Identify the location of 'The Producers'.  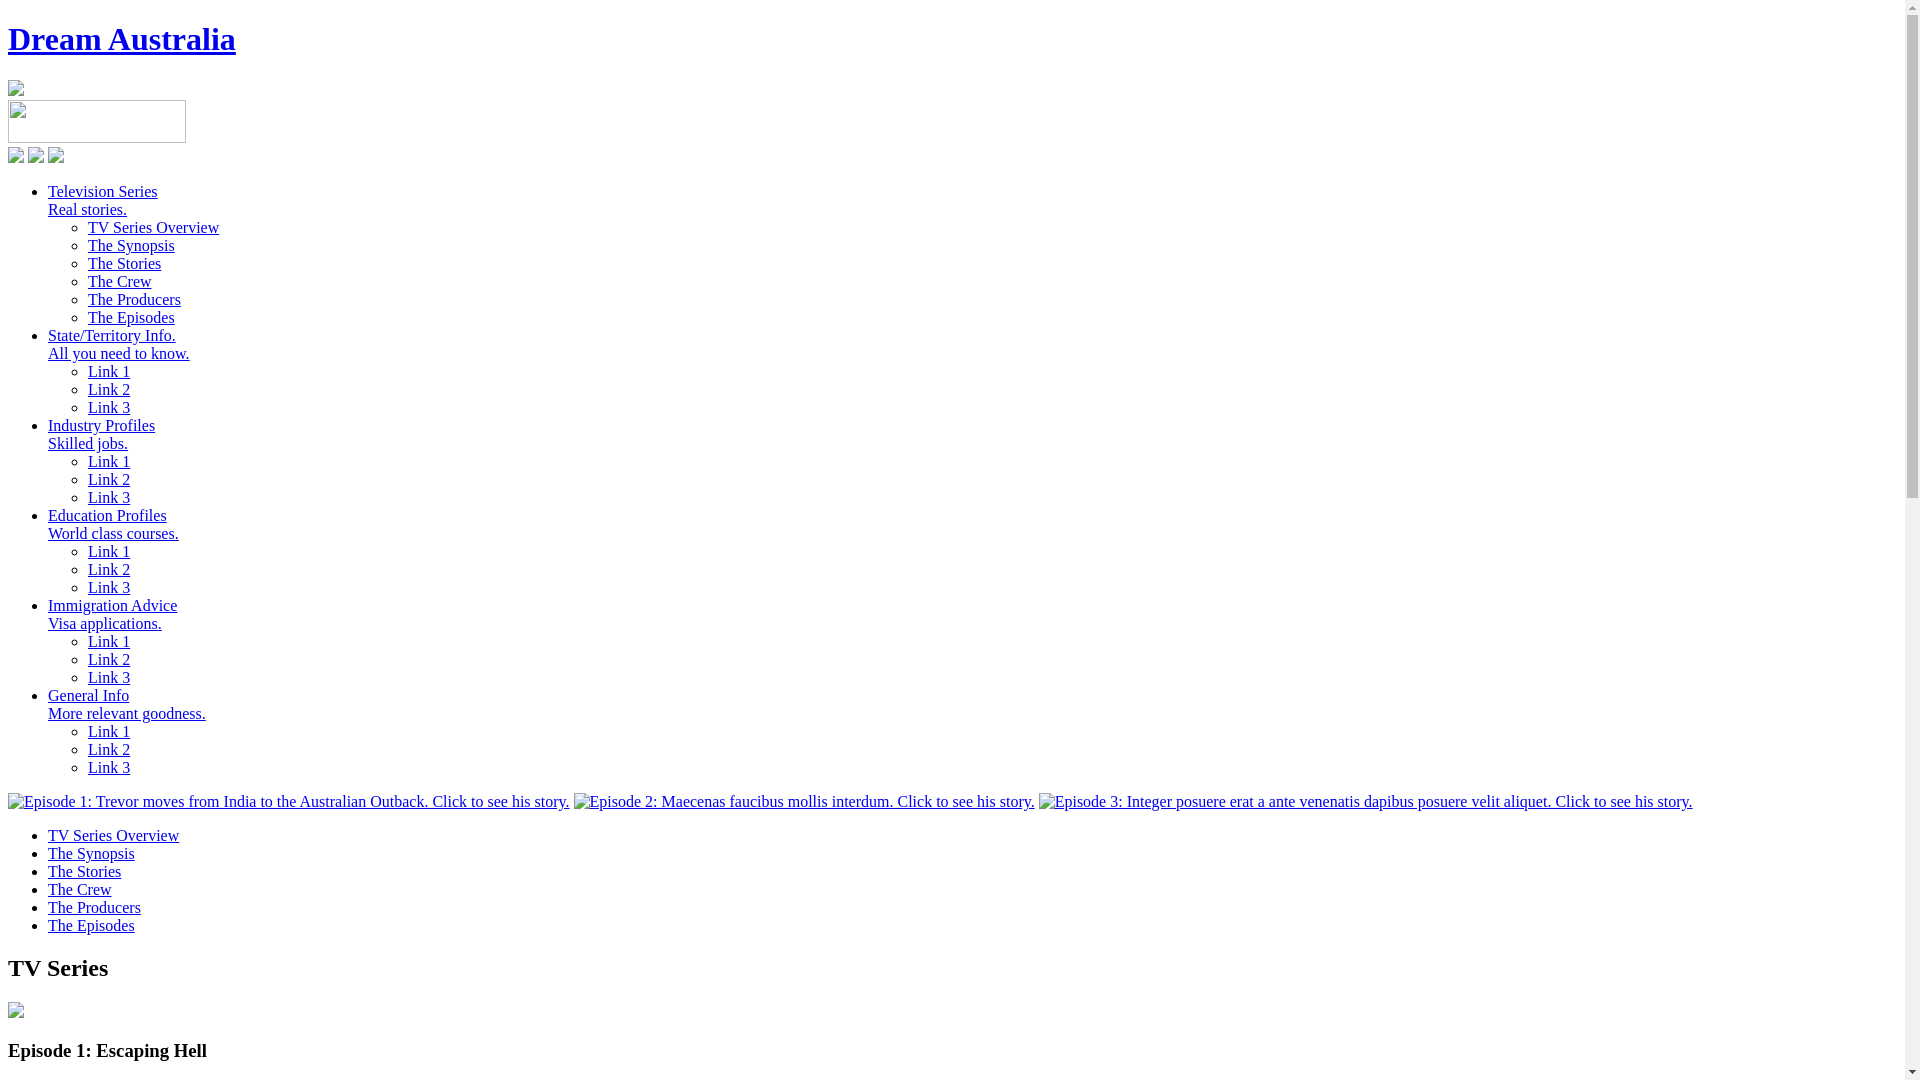
(93, 907).